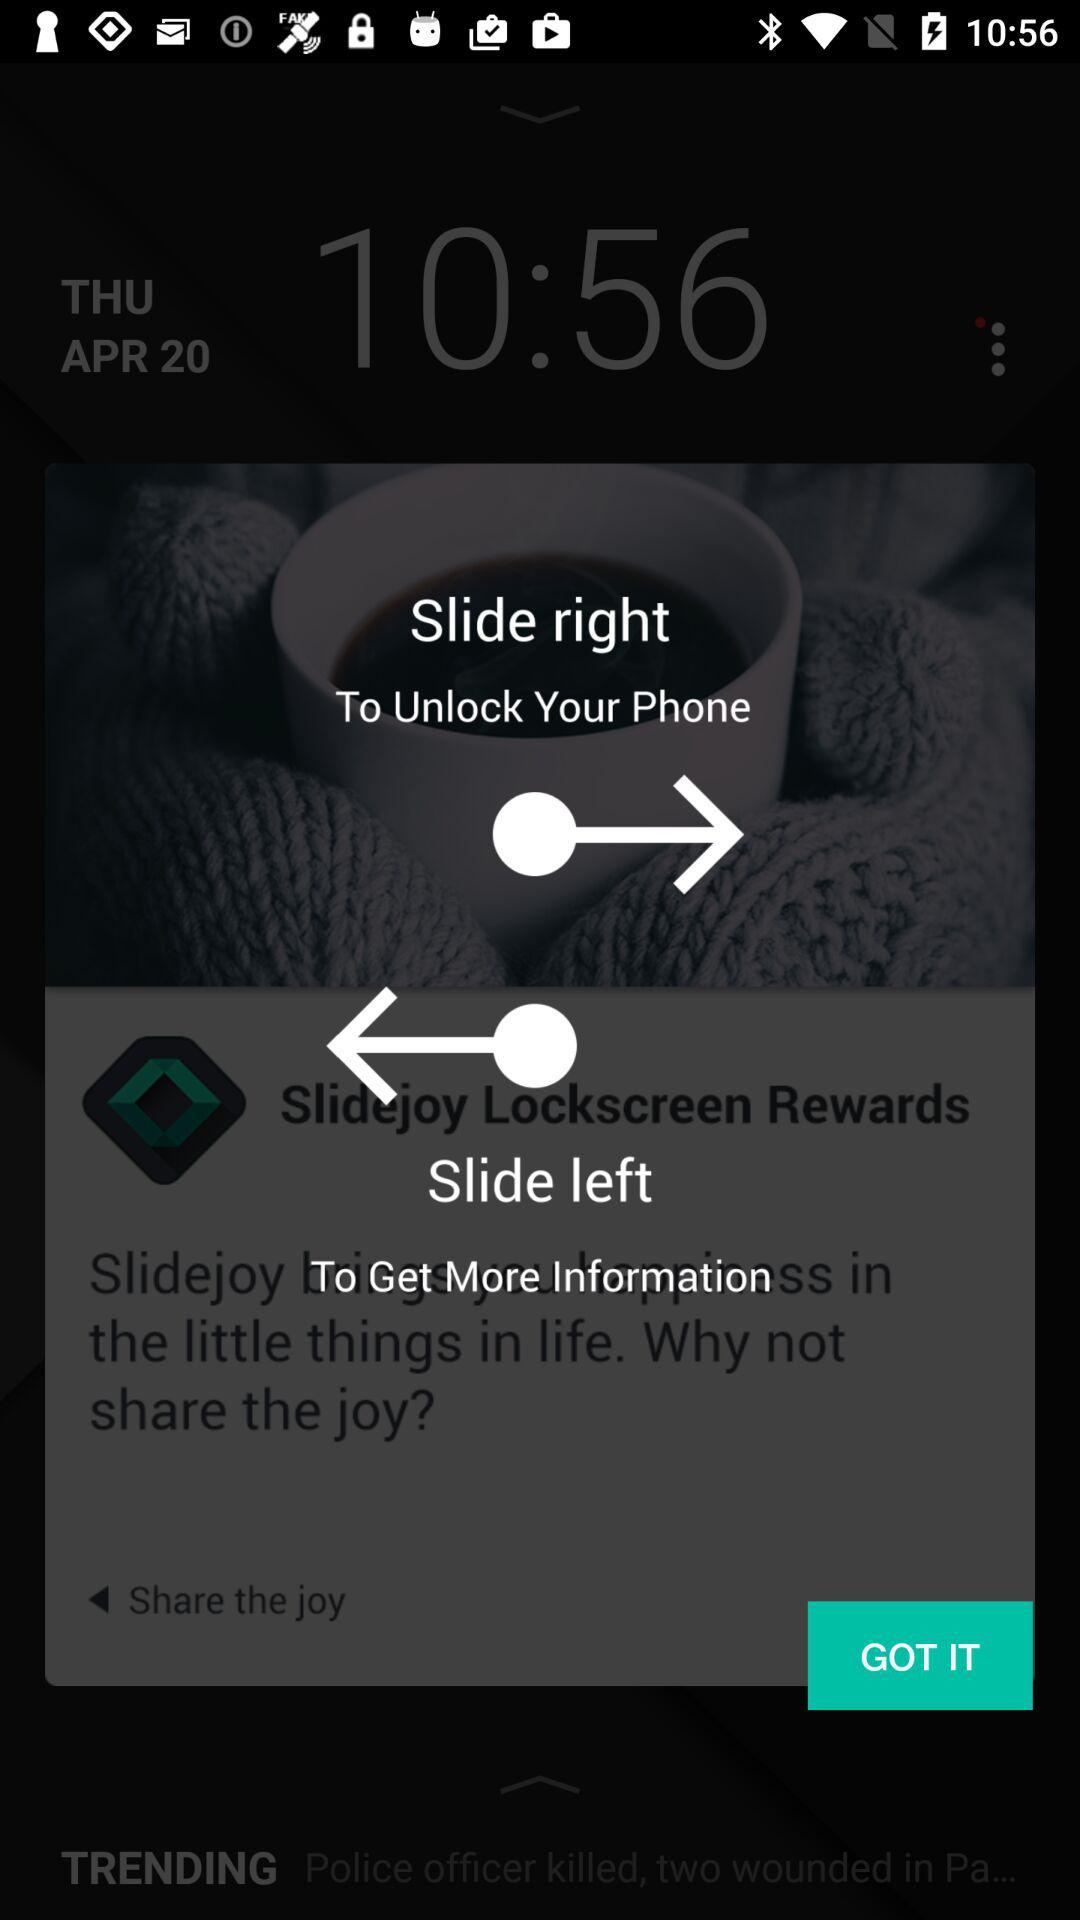  I want to click on show more information, so click(979, 348).